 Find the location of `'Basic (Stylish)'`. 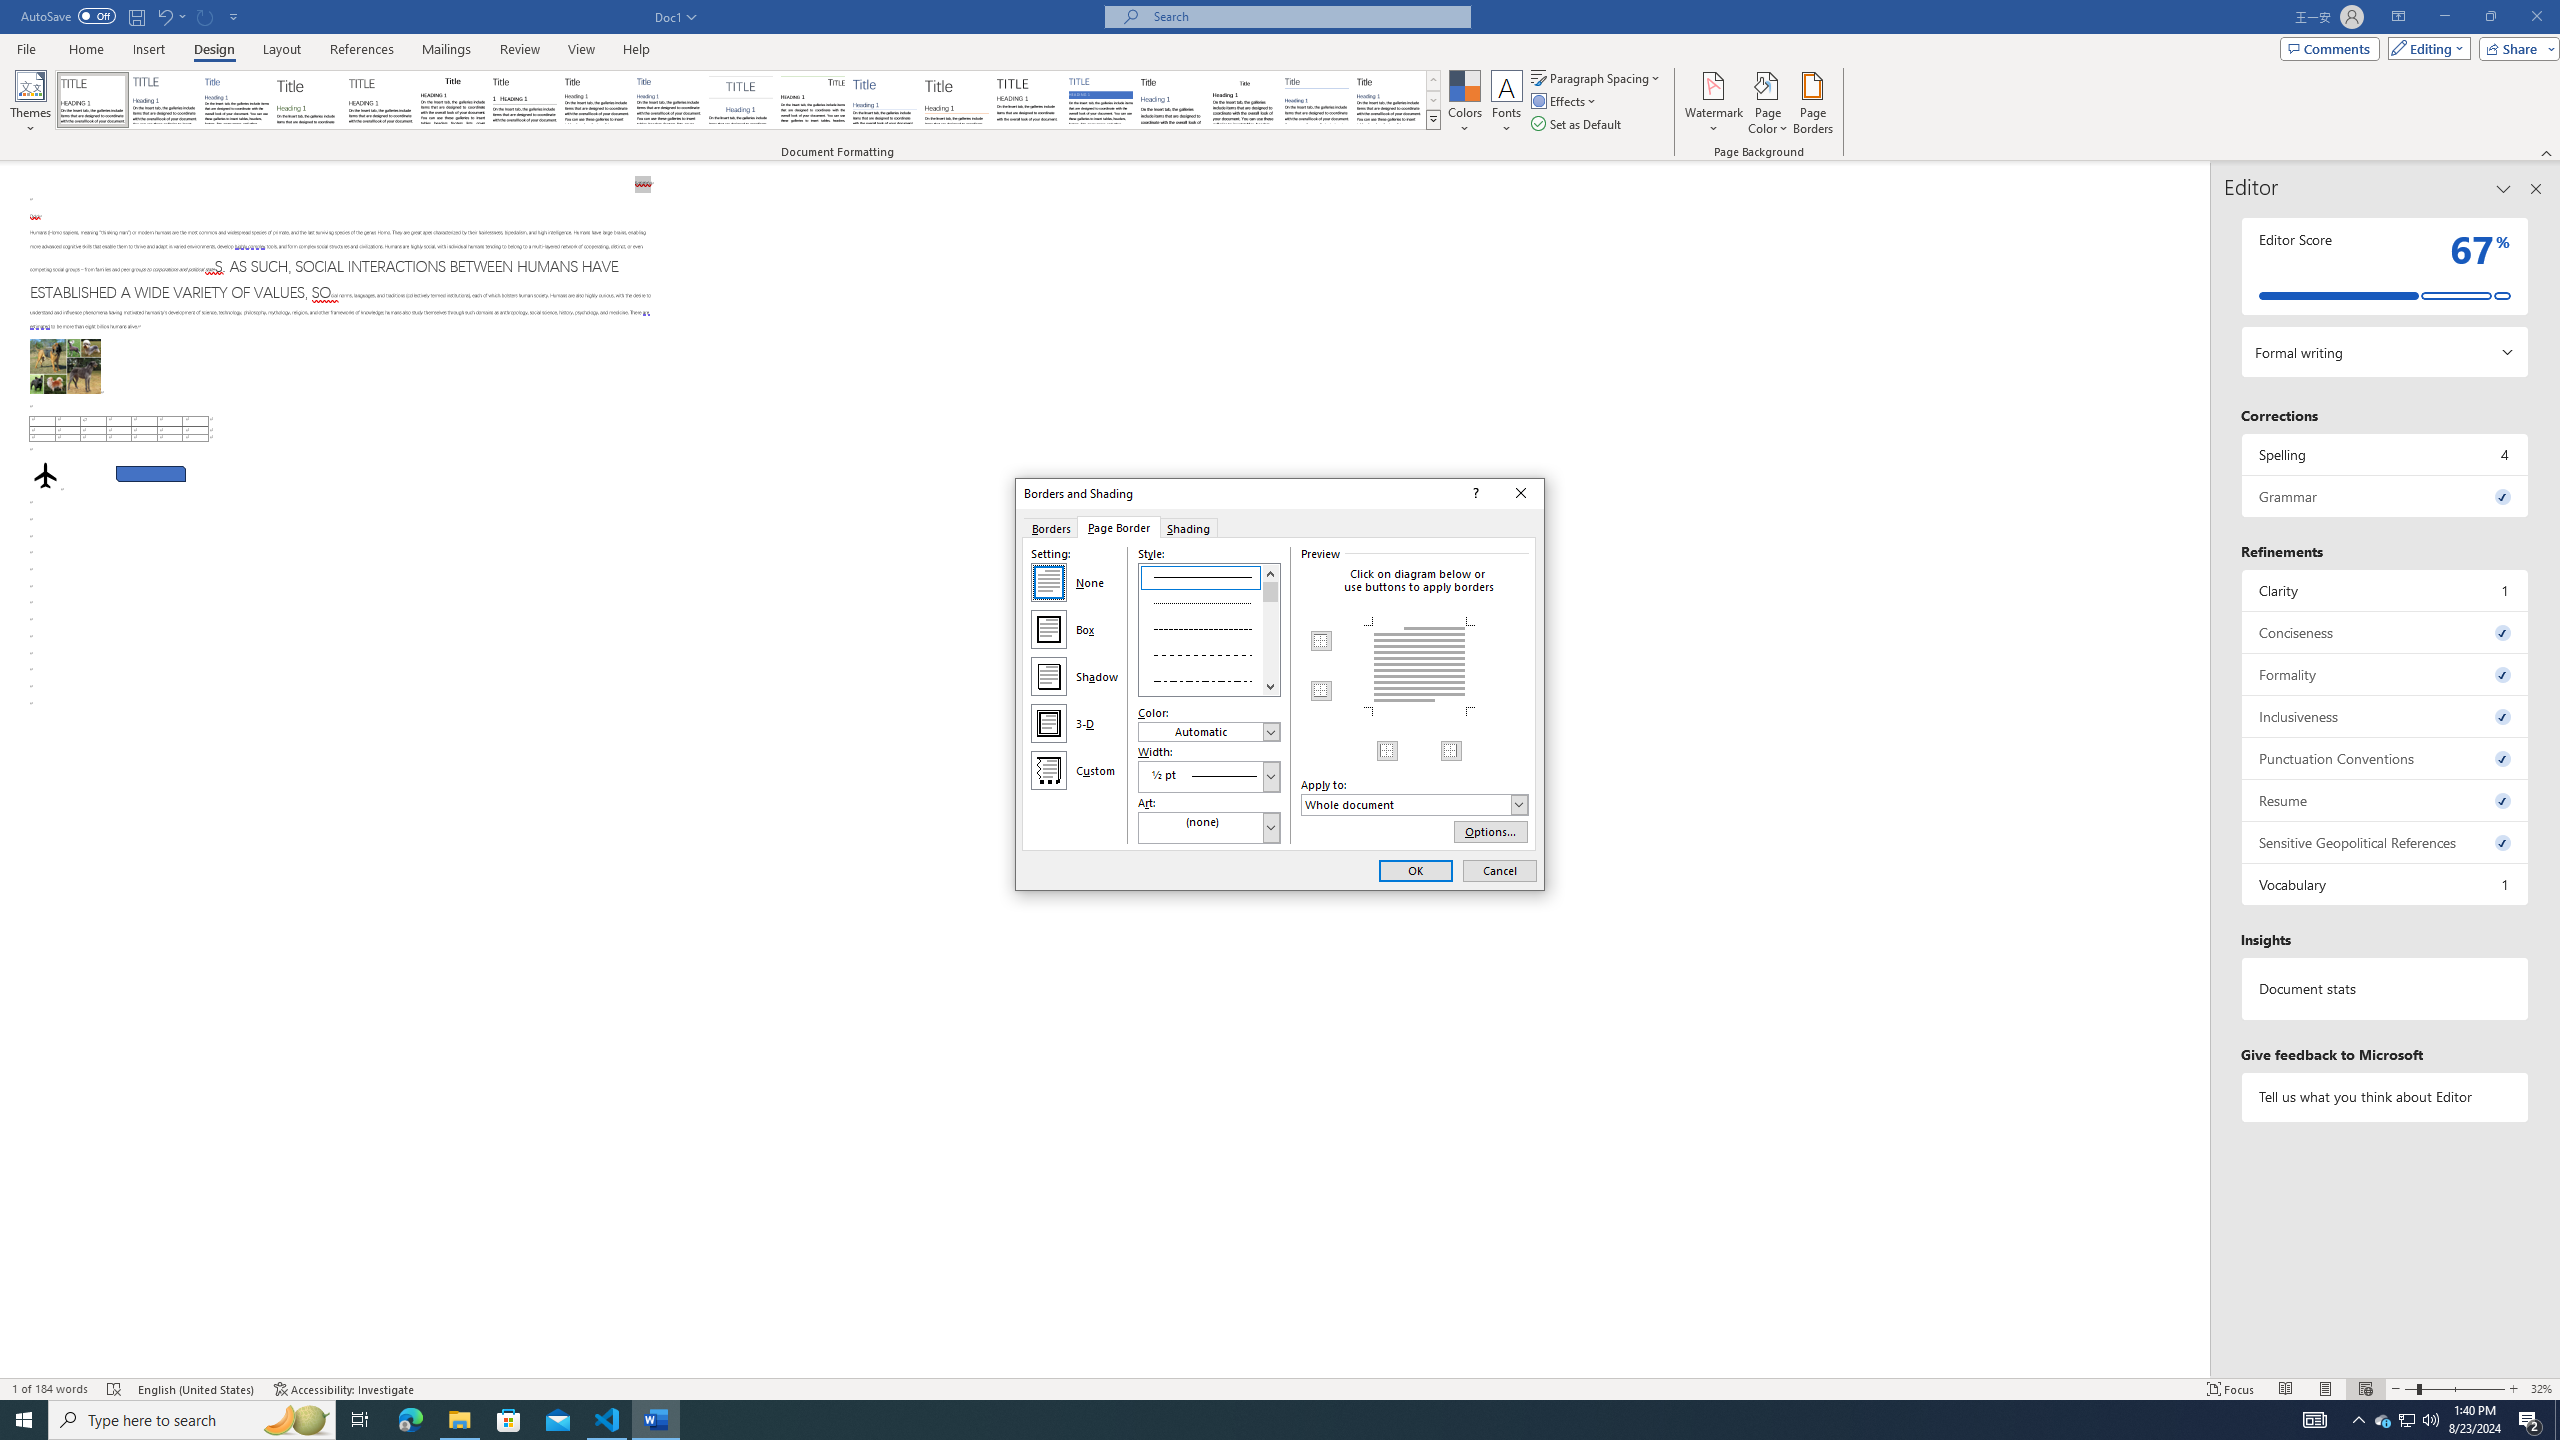

'Basic (Stylish)' is located at coordinates (309, 99).